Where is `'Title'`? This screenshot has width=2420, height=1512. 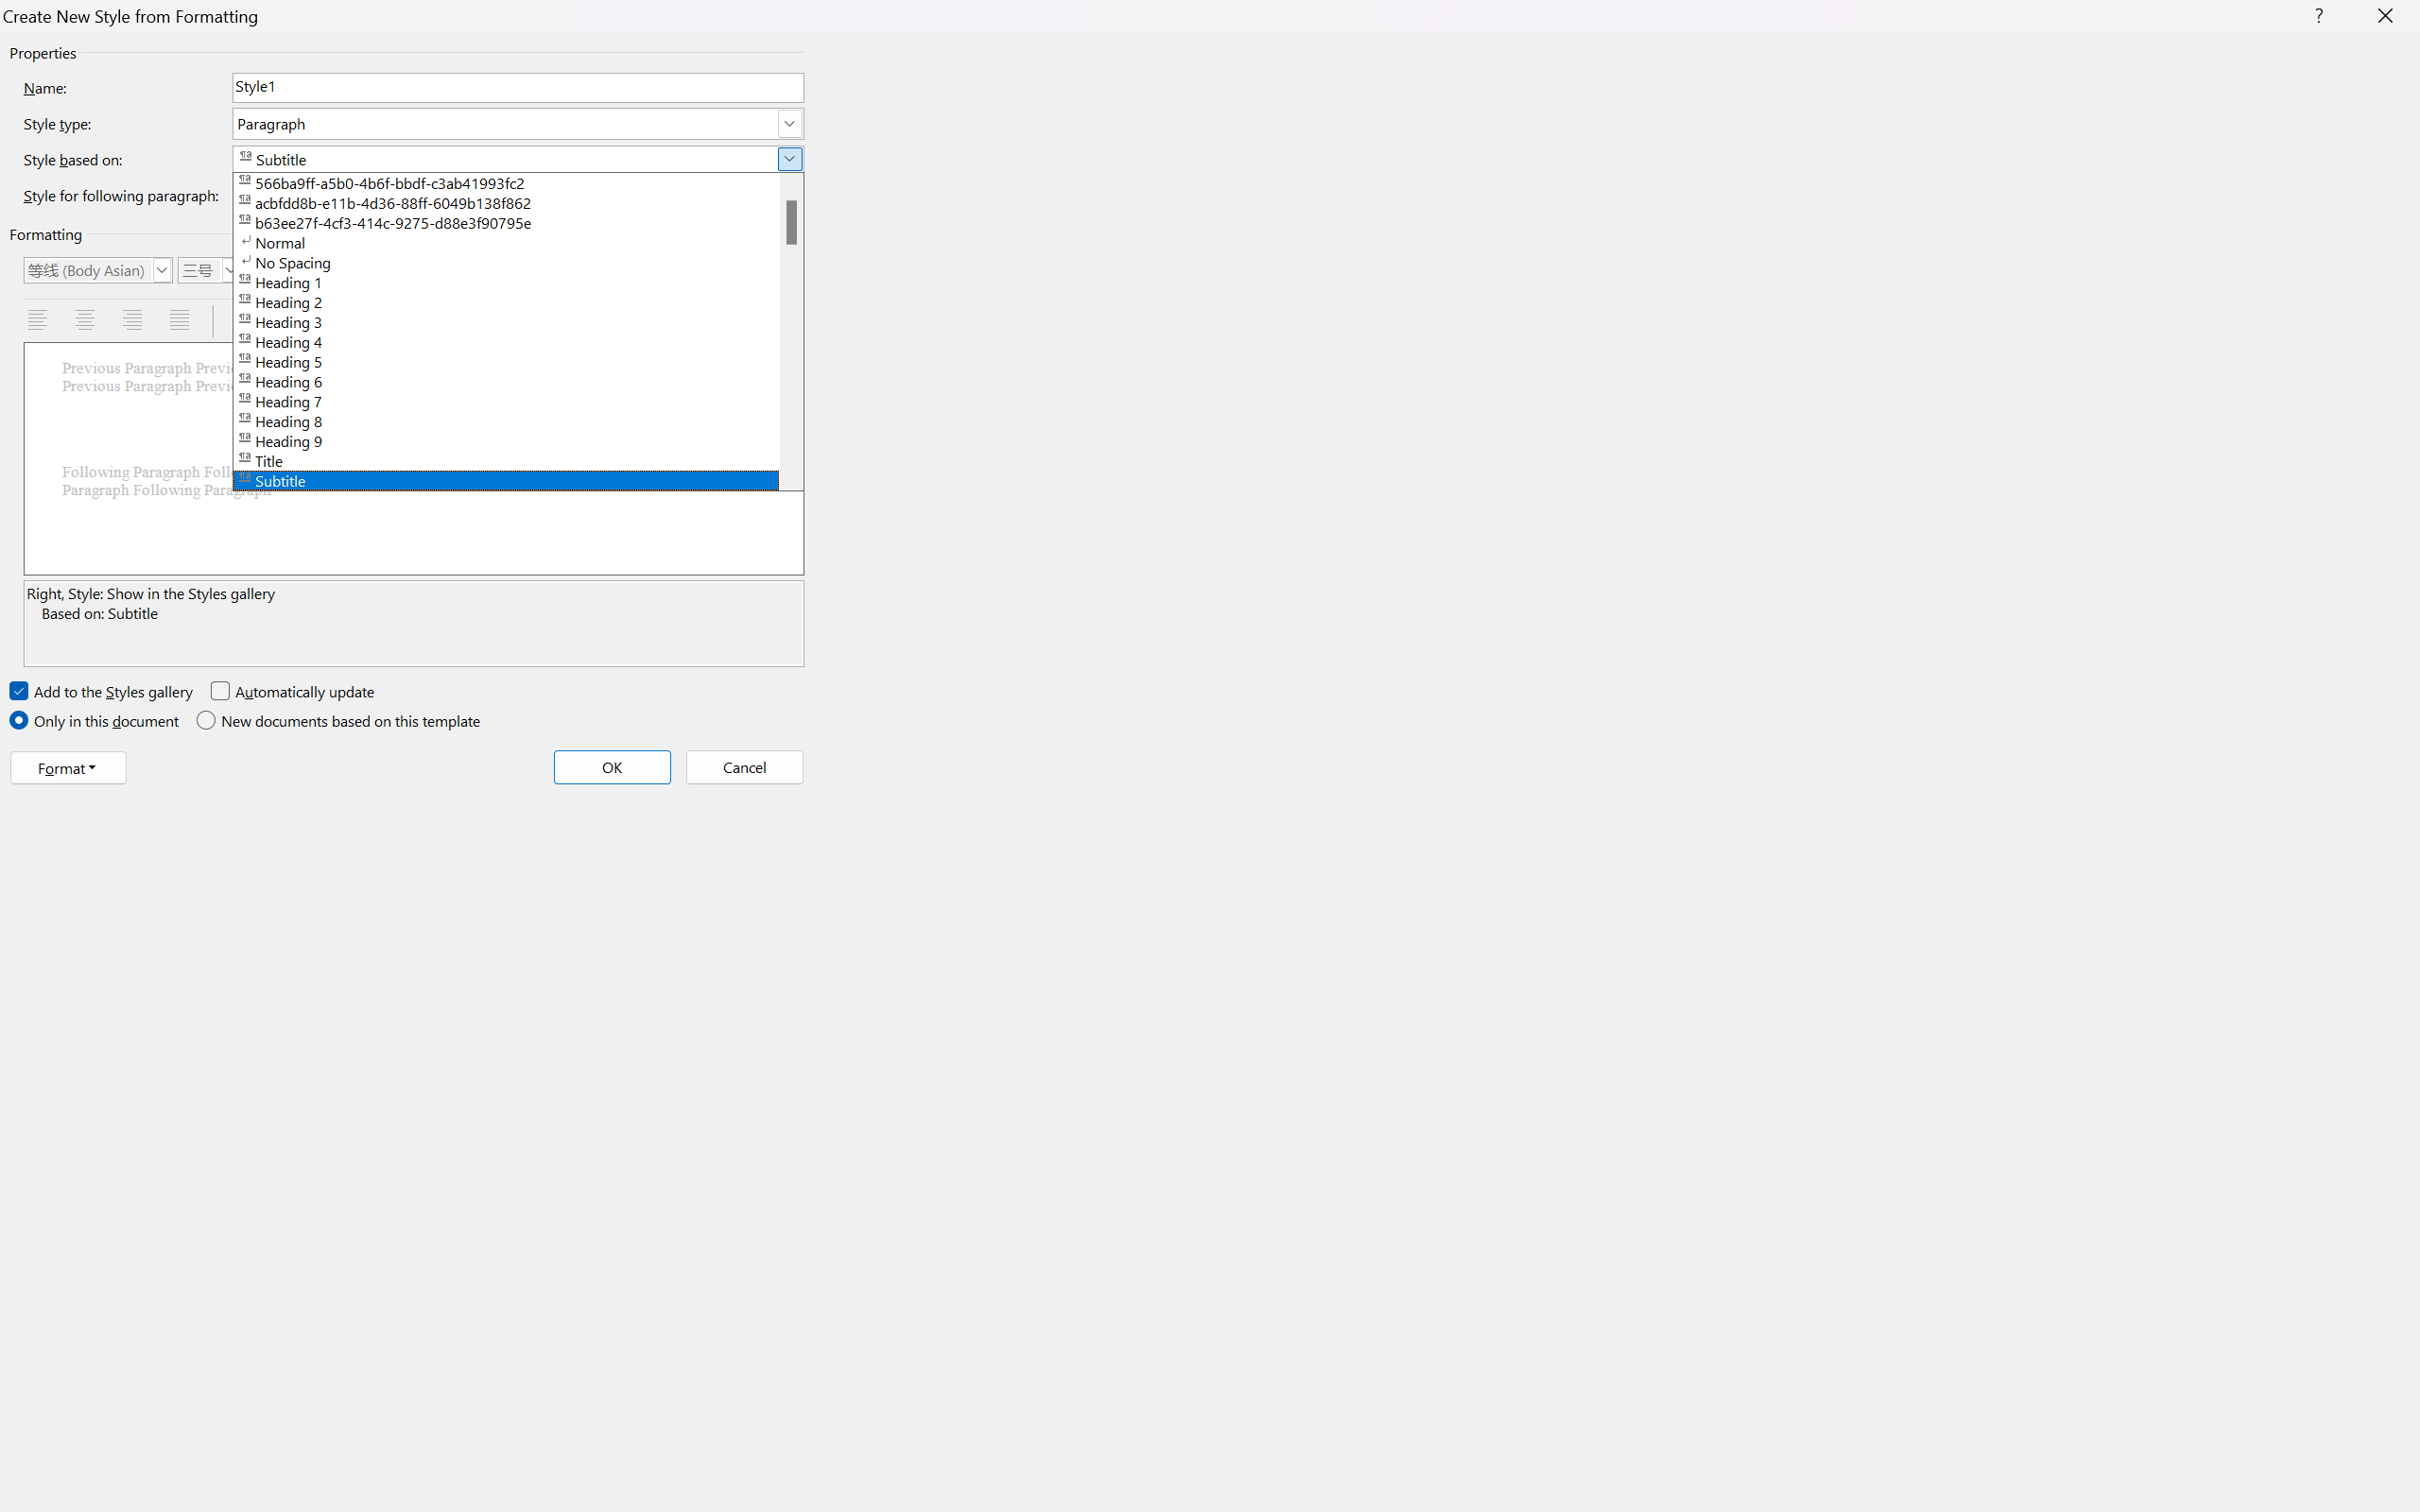 'Title' is located at coordinates (516, 459).